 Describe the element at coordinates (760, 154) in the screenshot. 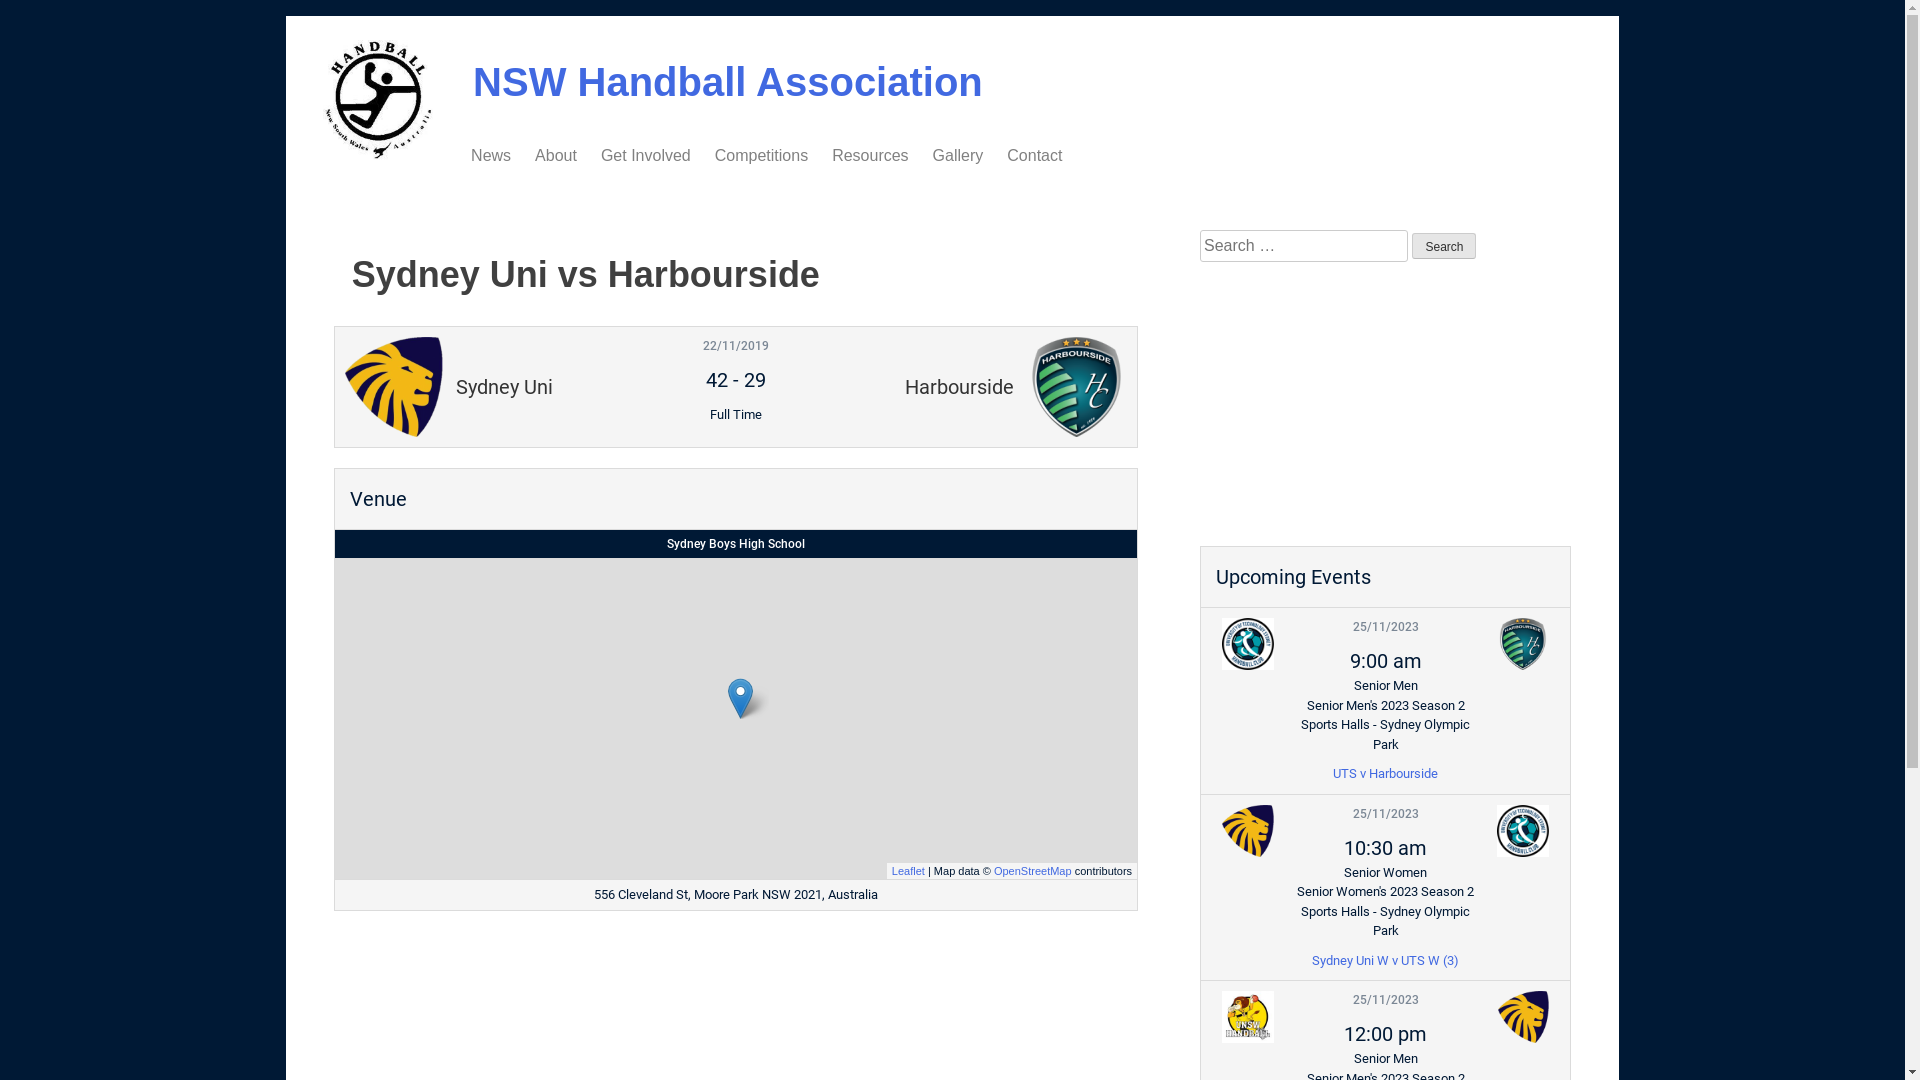

I see `'Competitions'` at that location.